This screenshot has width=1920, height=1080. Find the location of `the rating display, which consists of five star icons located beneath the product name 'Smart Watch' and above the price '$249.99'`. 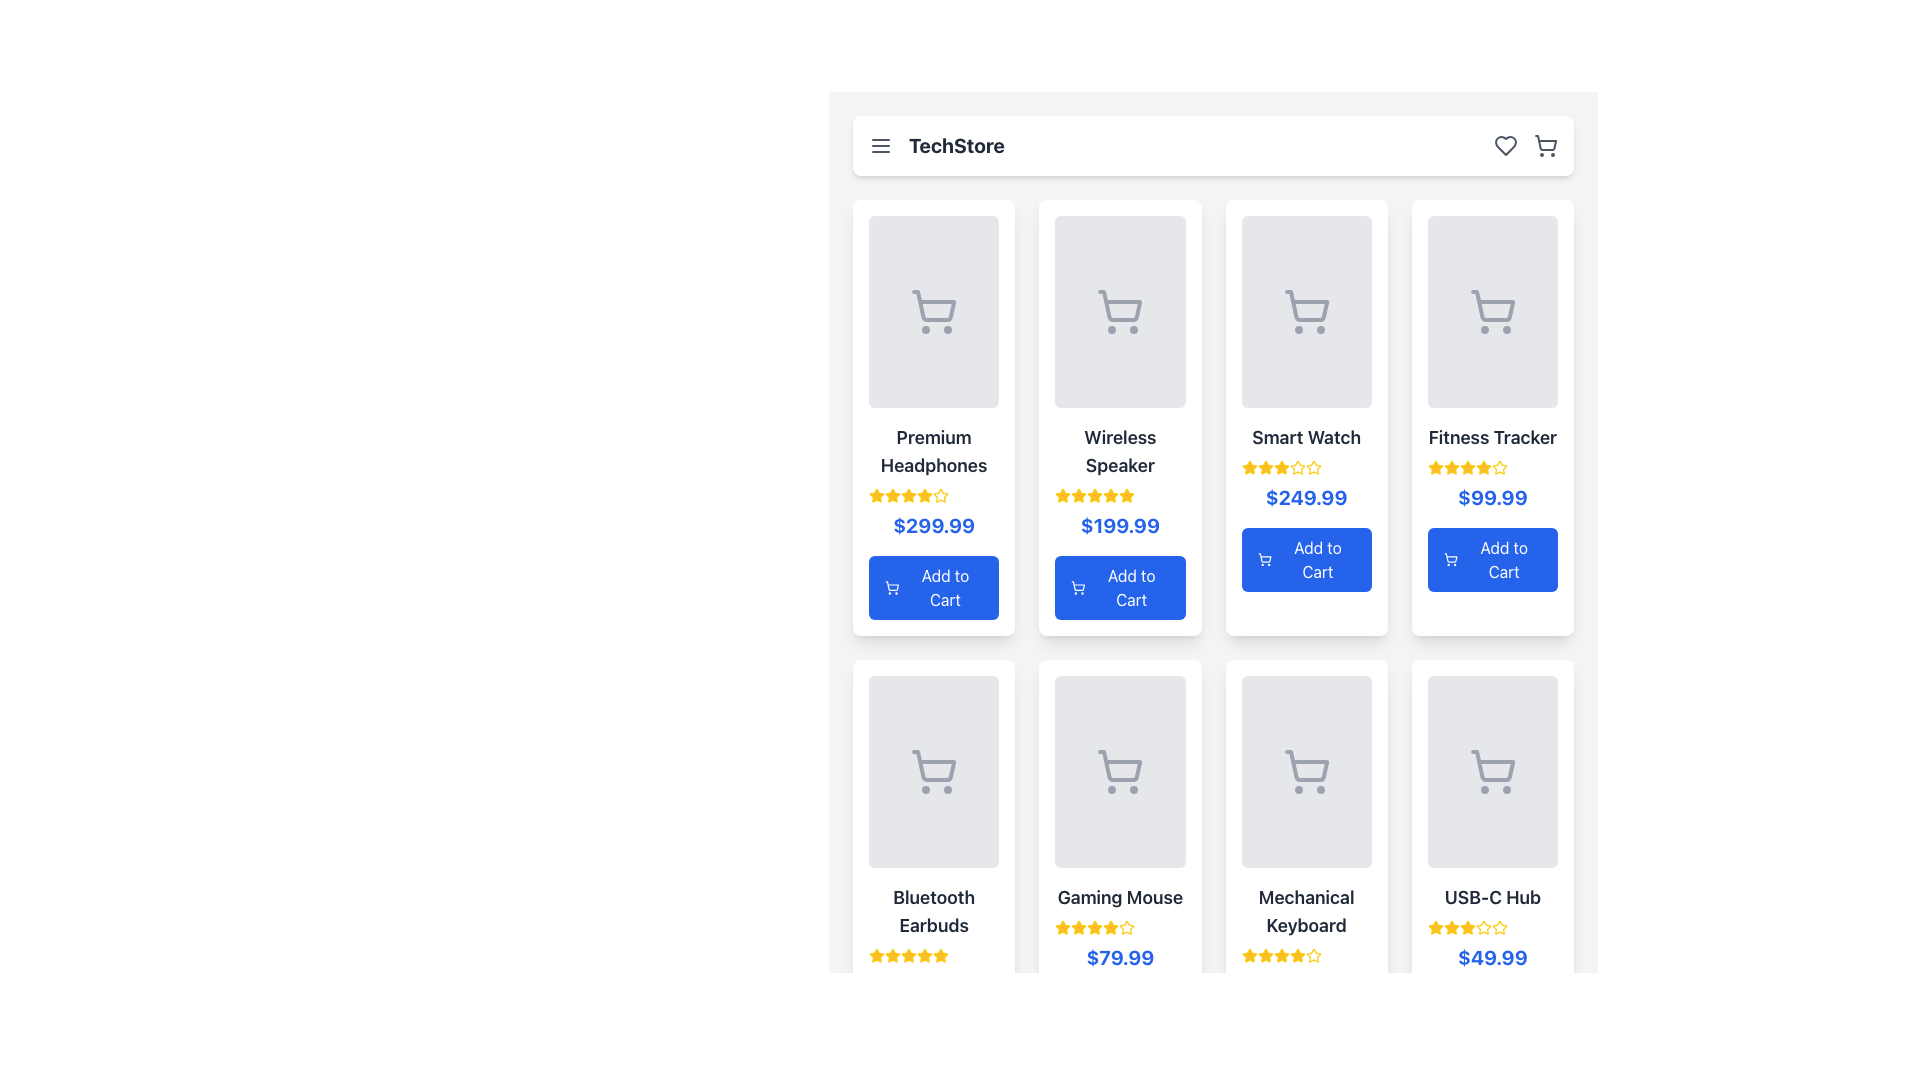

the rating display, which consists of five star icons located beneath the product name 'Smart Watch' and above the price '$249.99' is located at coordinates (1306, 467).